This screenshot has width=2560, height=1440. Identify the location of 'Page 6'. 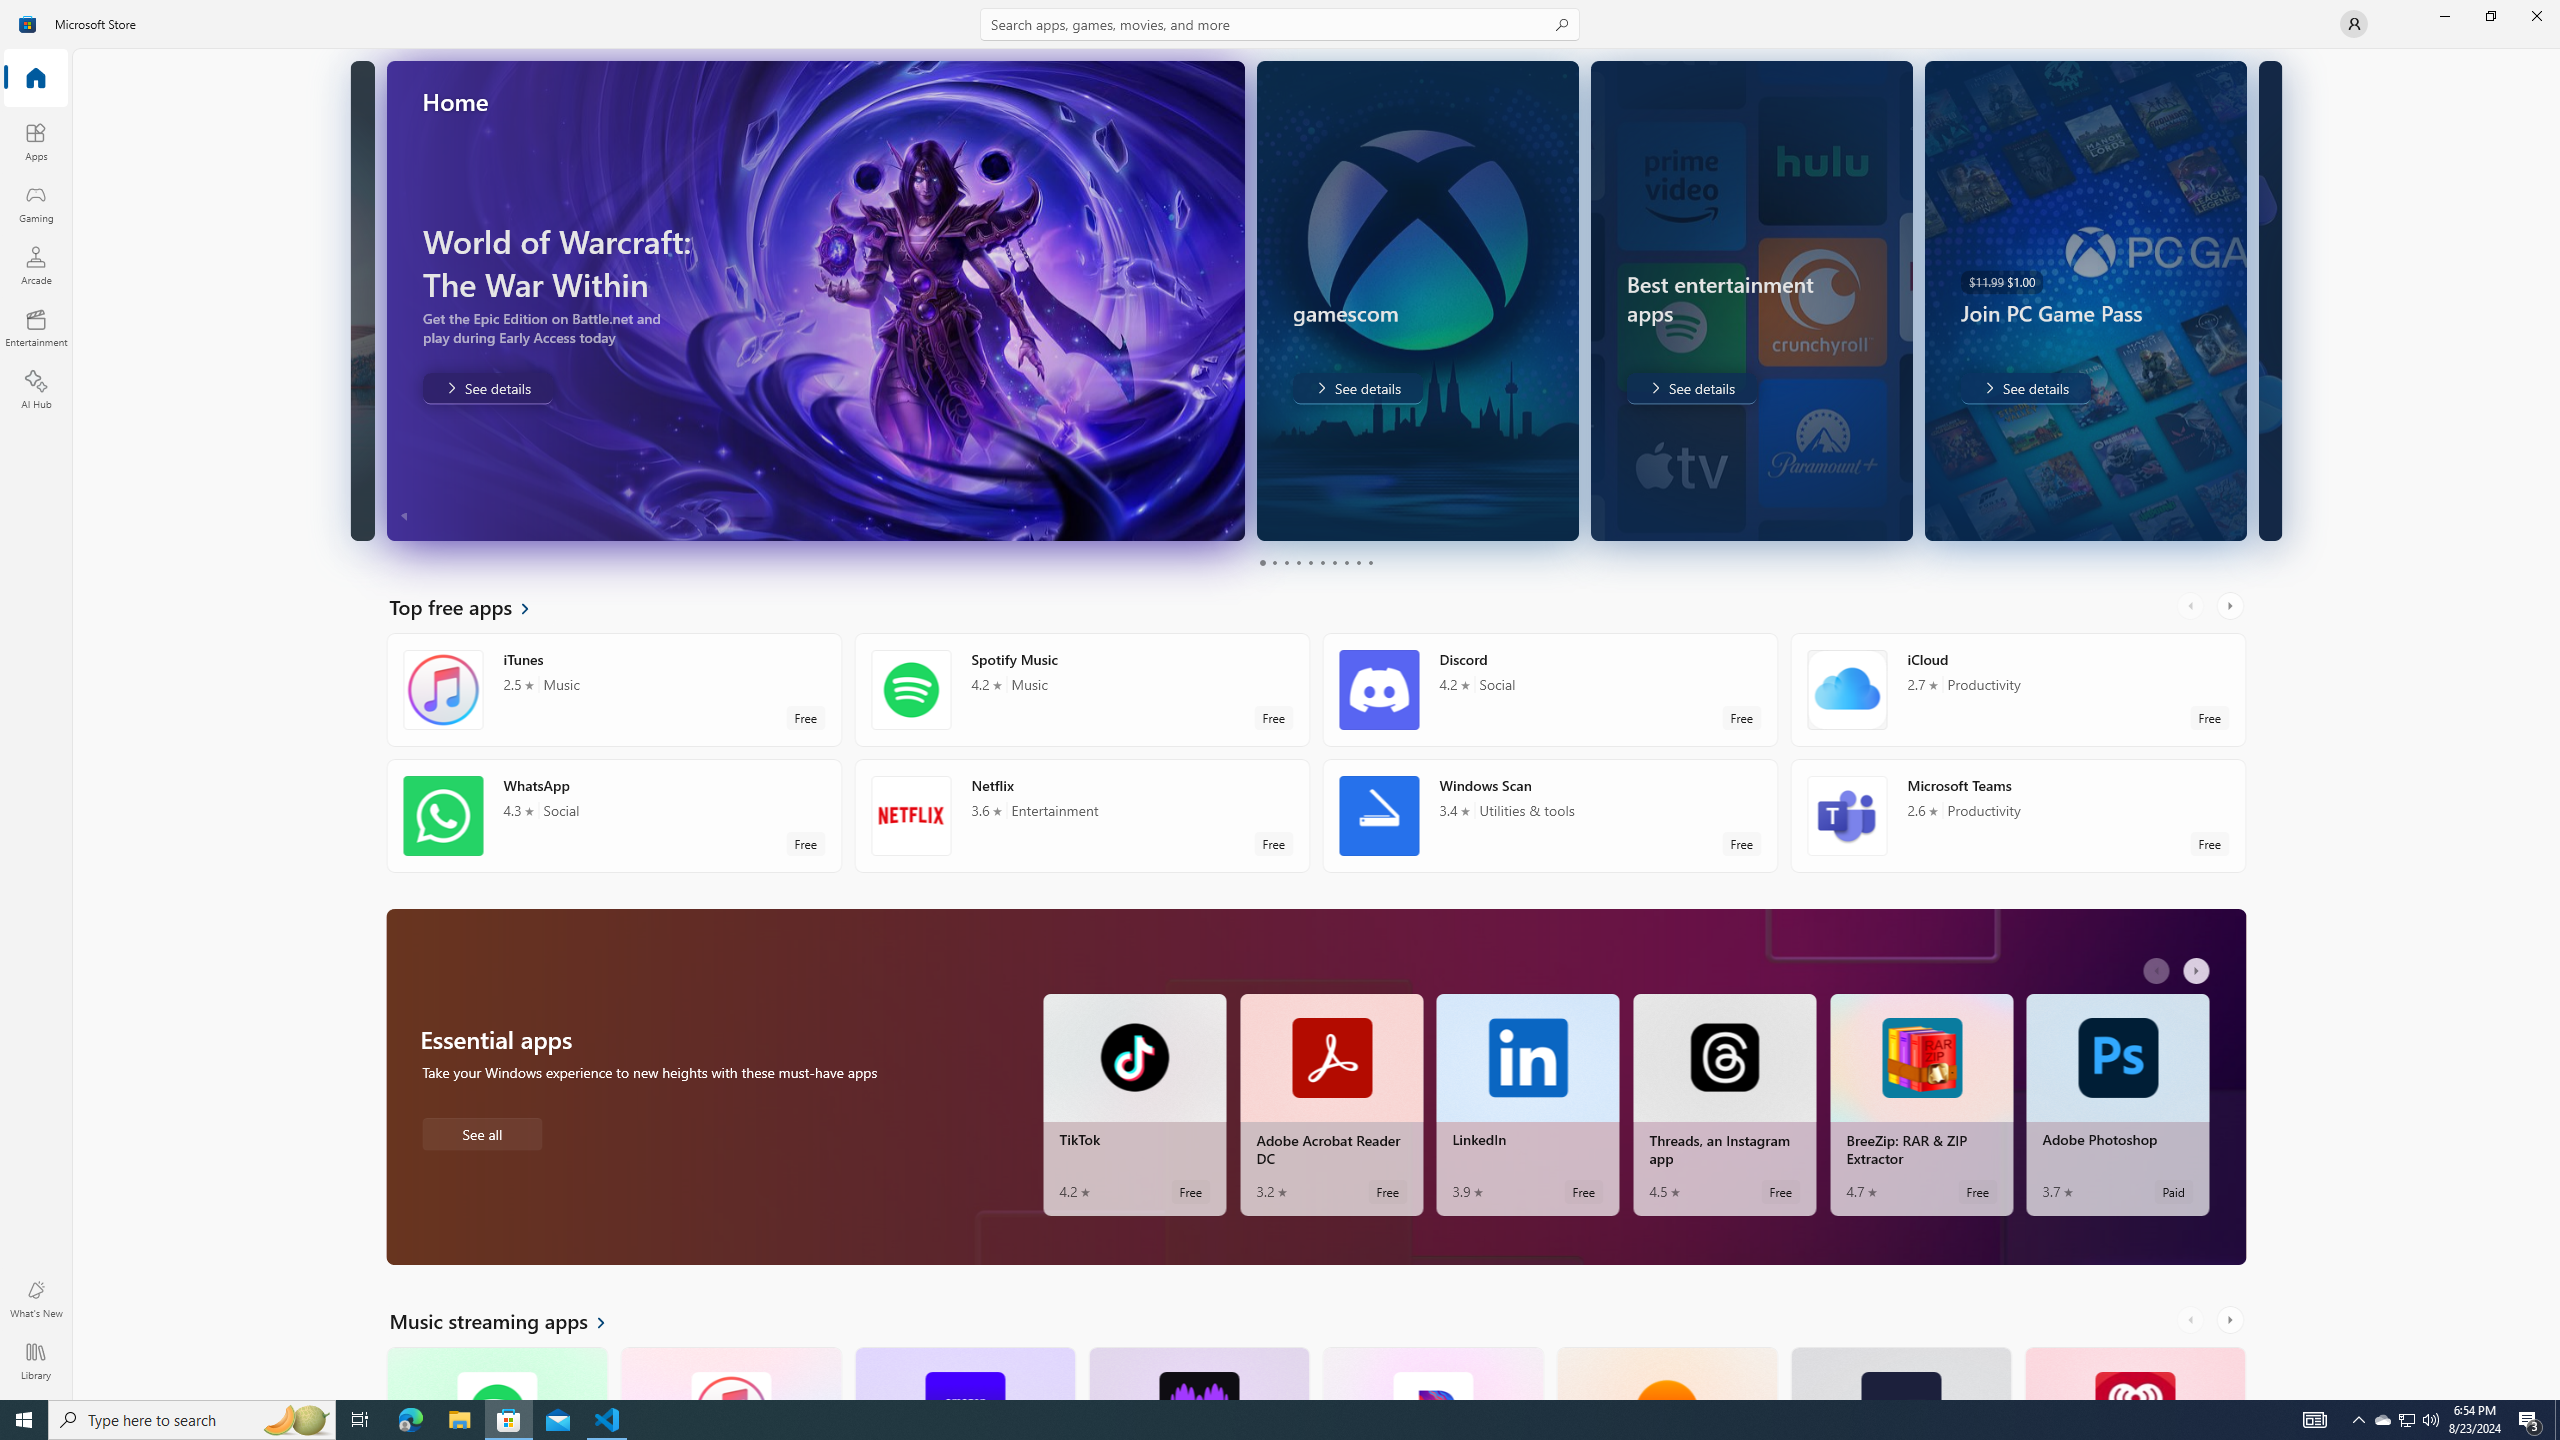
(1321, 562).